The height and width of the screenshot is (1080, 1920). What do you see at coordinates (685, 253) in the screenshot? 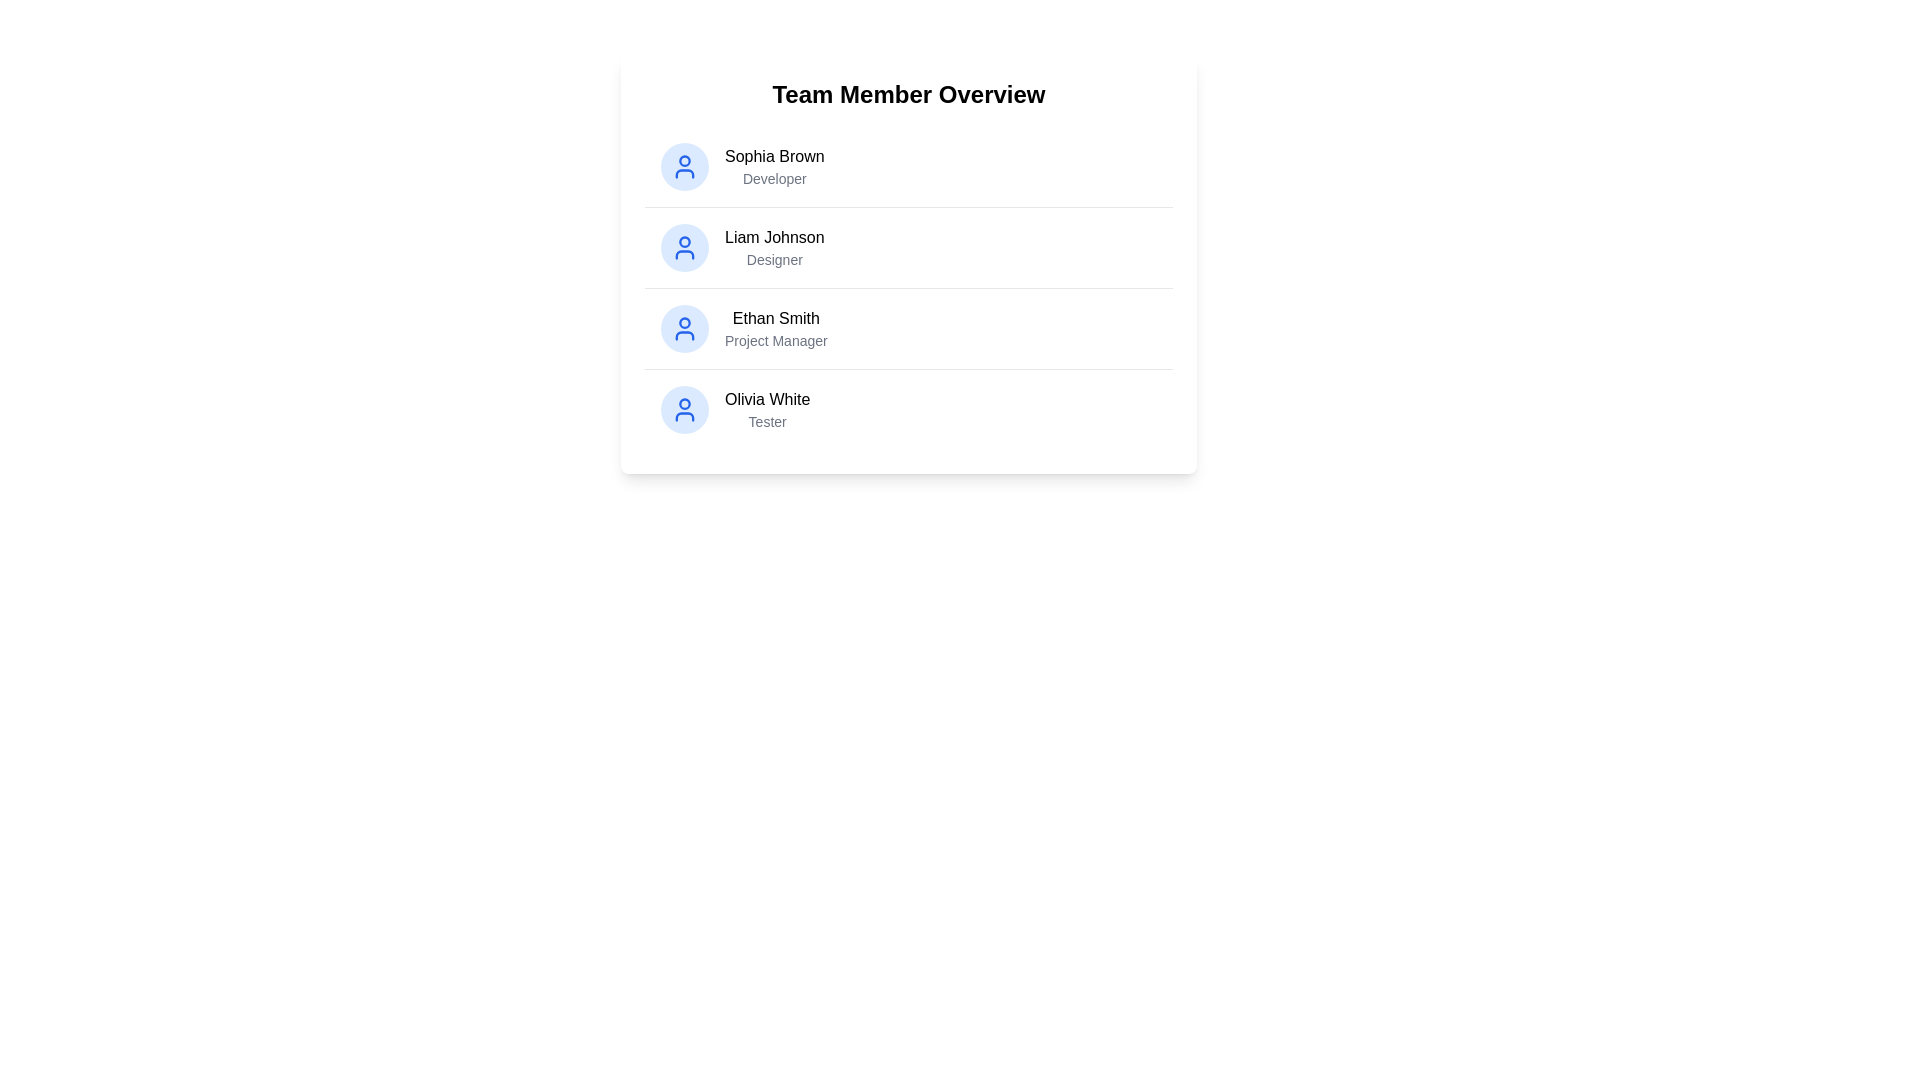
I see `the second segment of the user icon next to 'Liam Johnson' in the user list` at bounding box center [685, 253].